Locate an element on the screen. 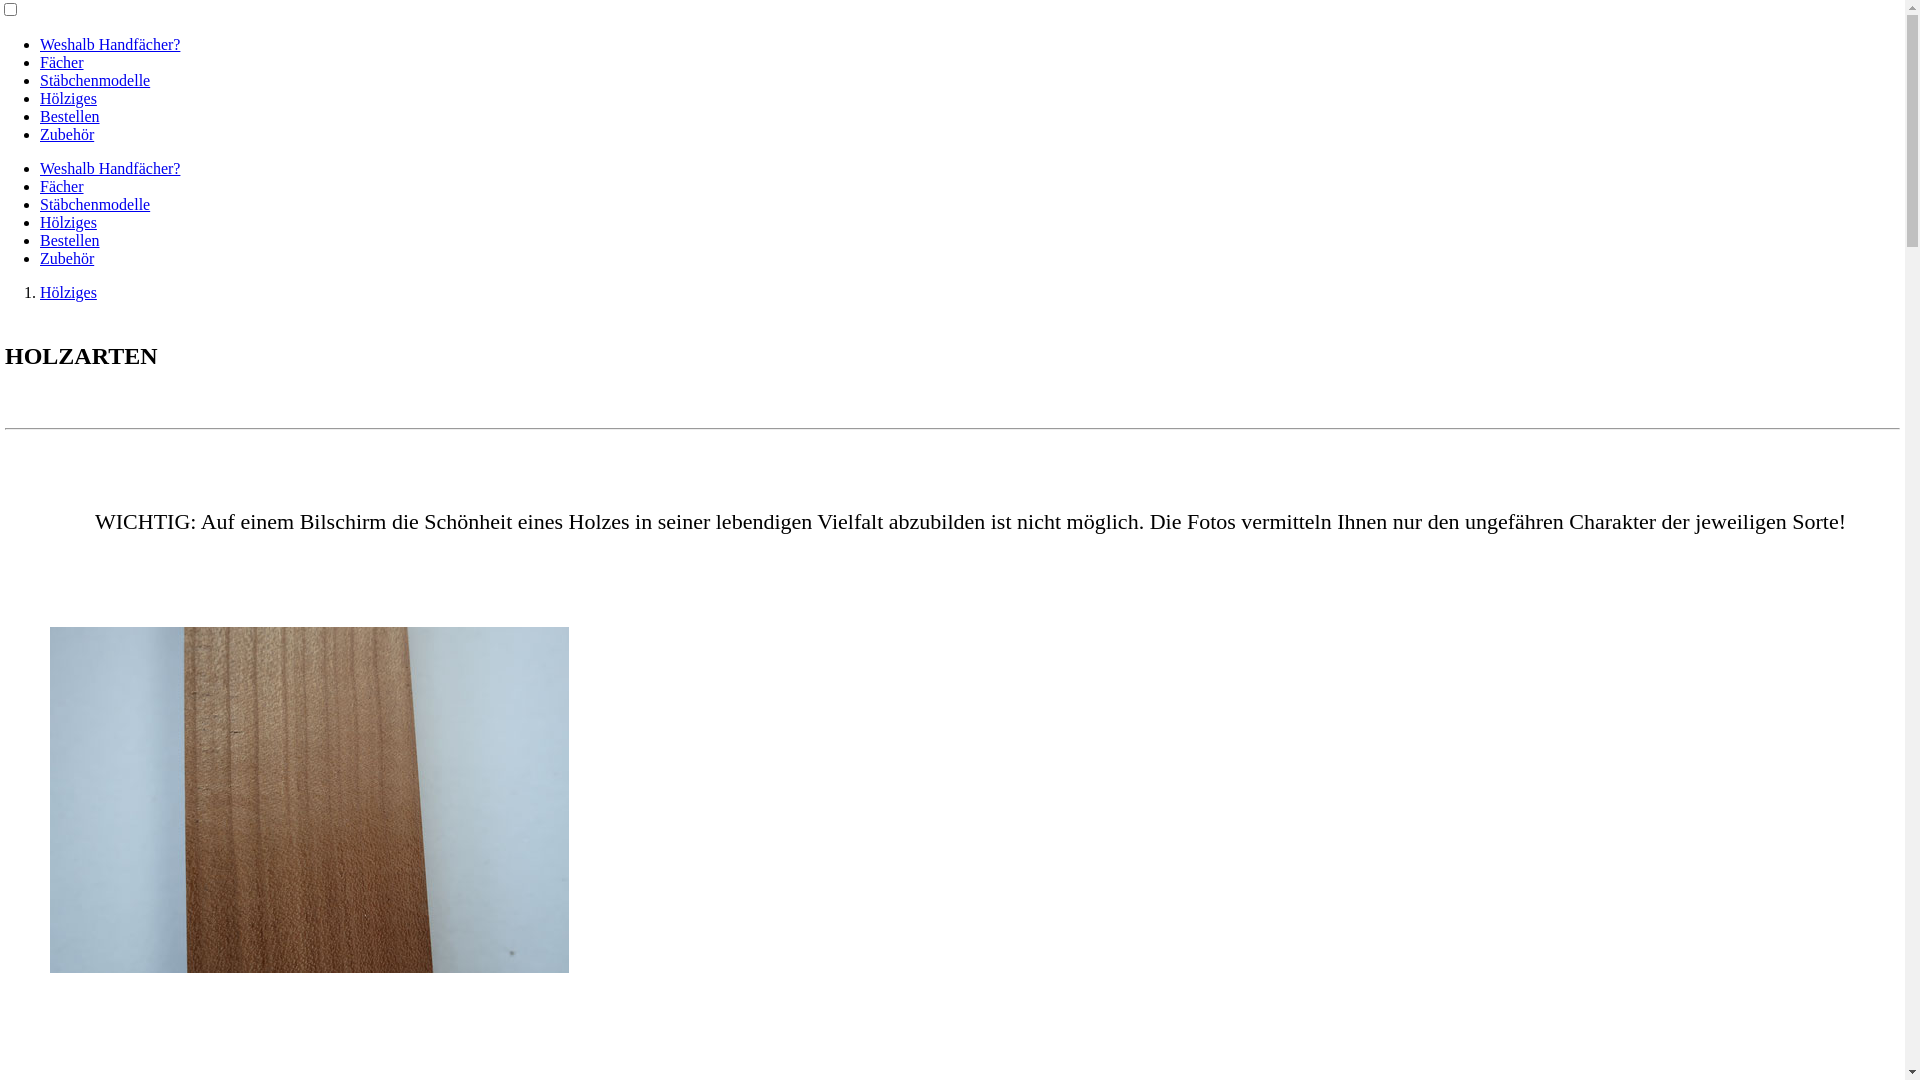 This screenshot has height=1080, width=1920. 'Bestellen' is located at coordinates (70, 116).